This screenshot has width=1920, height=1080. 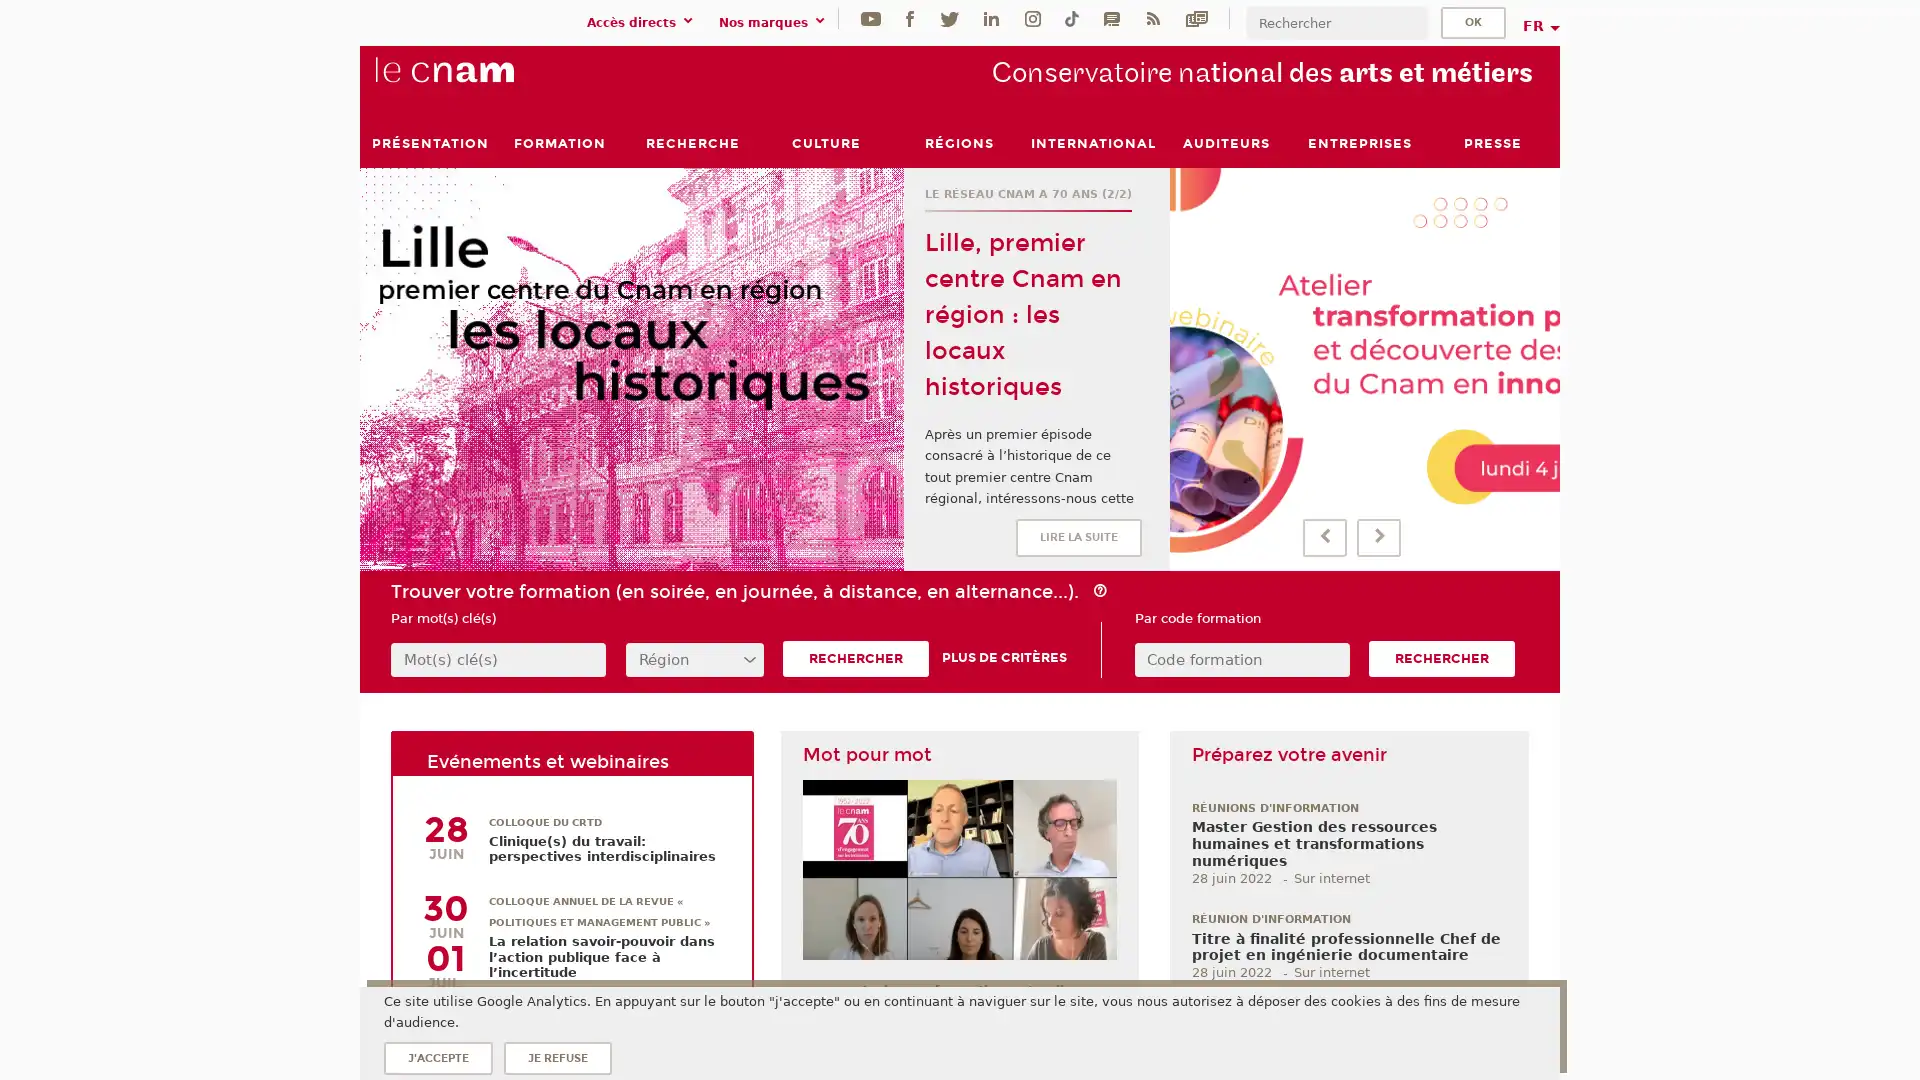 I want to click on PLUS DE CRITERES, so click(x=1004, y=658).